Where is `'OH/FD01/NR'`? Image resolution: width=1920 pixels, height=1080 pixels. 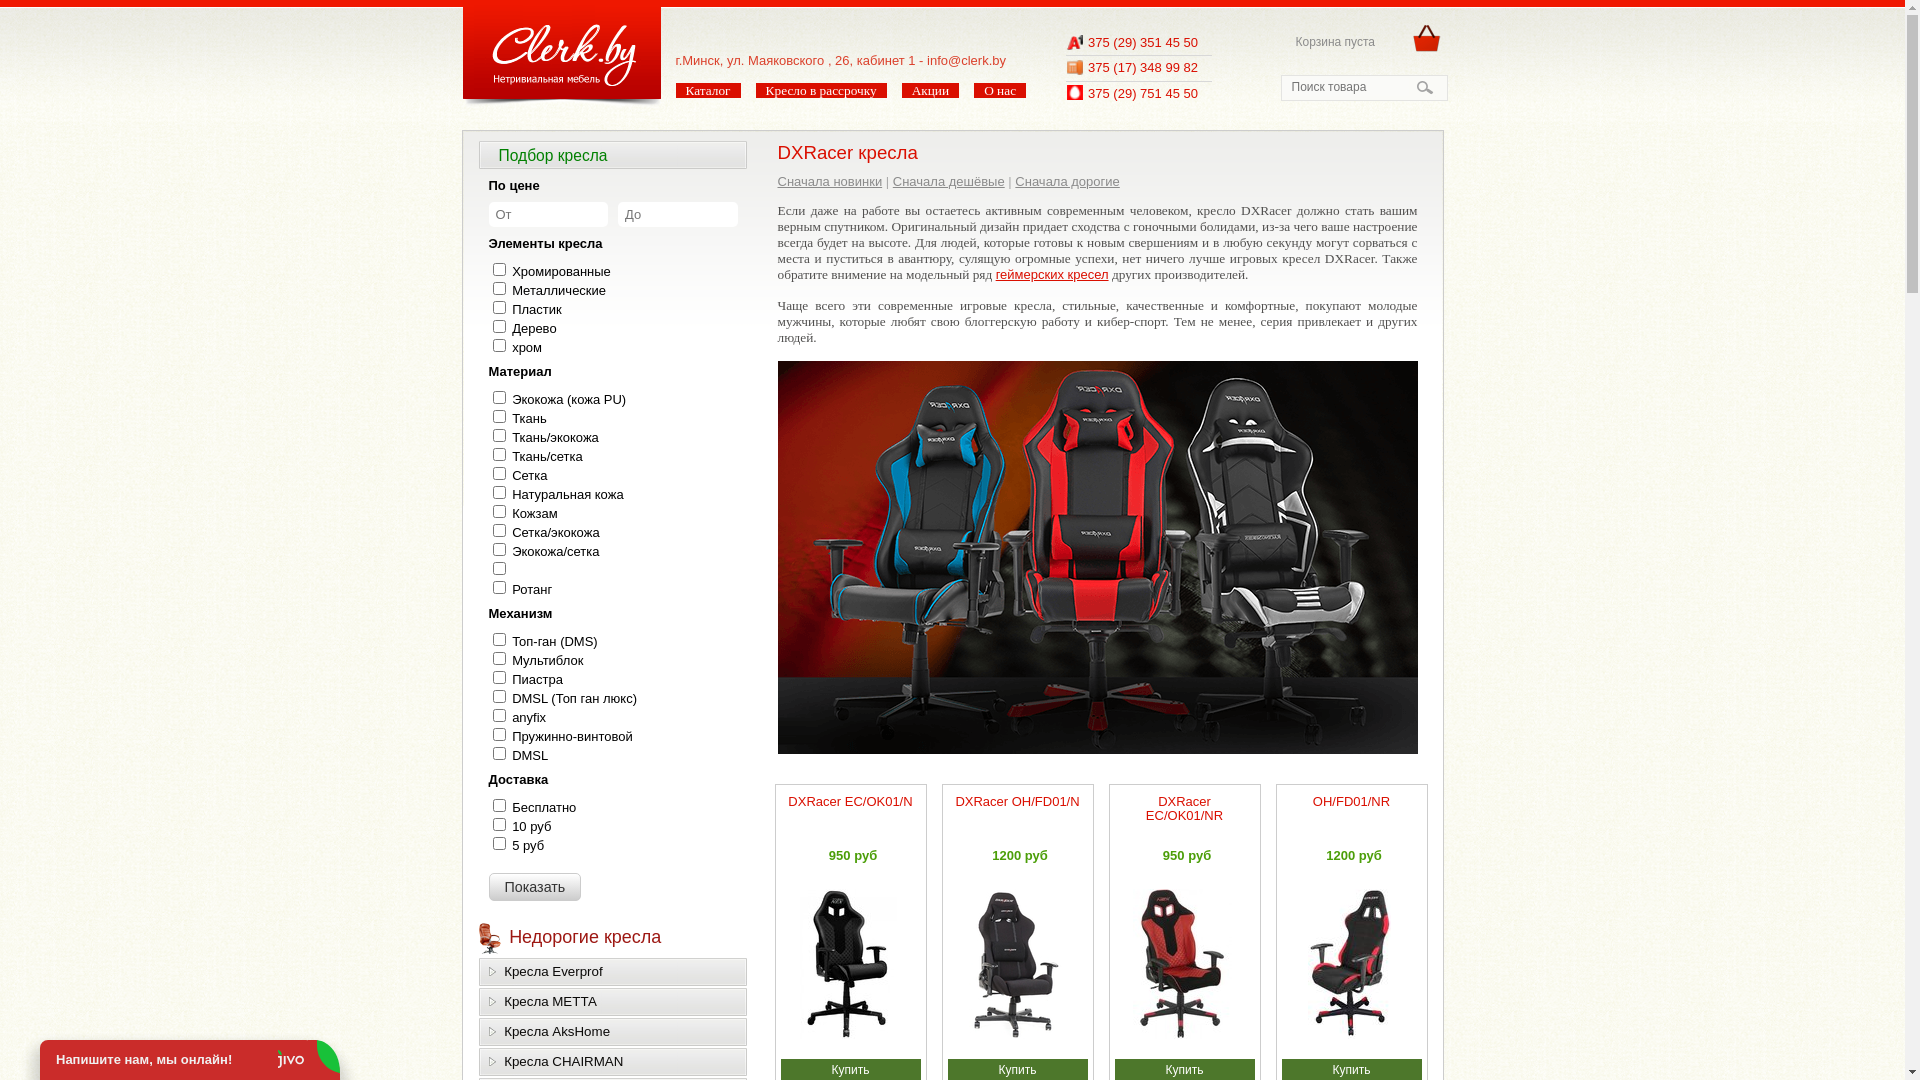
'OH/FD01/NR' is located at coordinates (1313, 800).